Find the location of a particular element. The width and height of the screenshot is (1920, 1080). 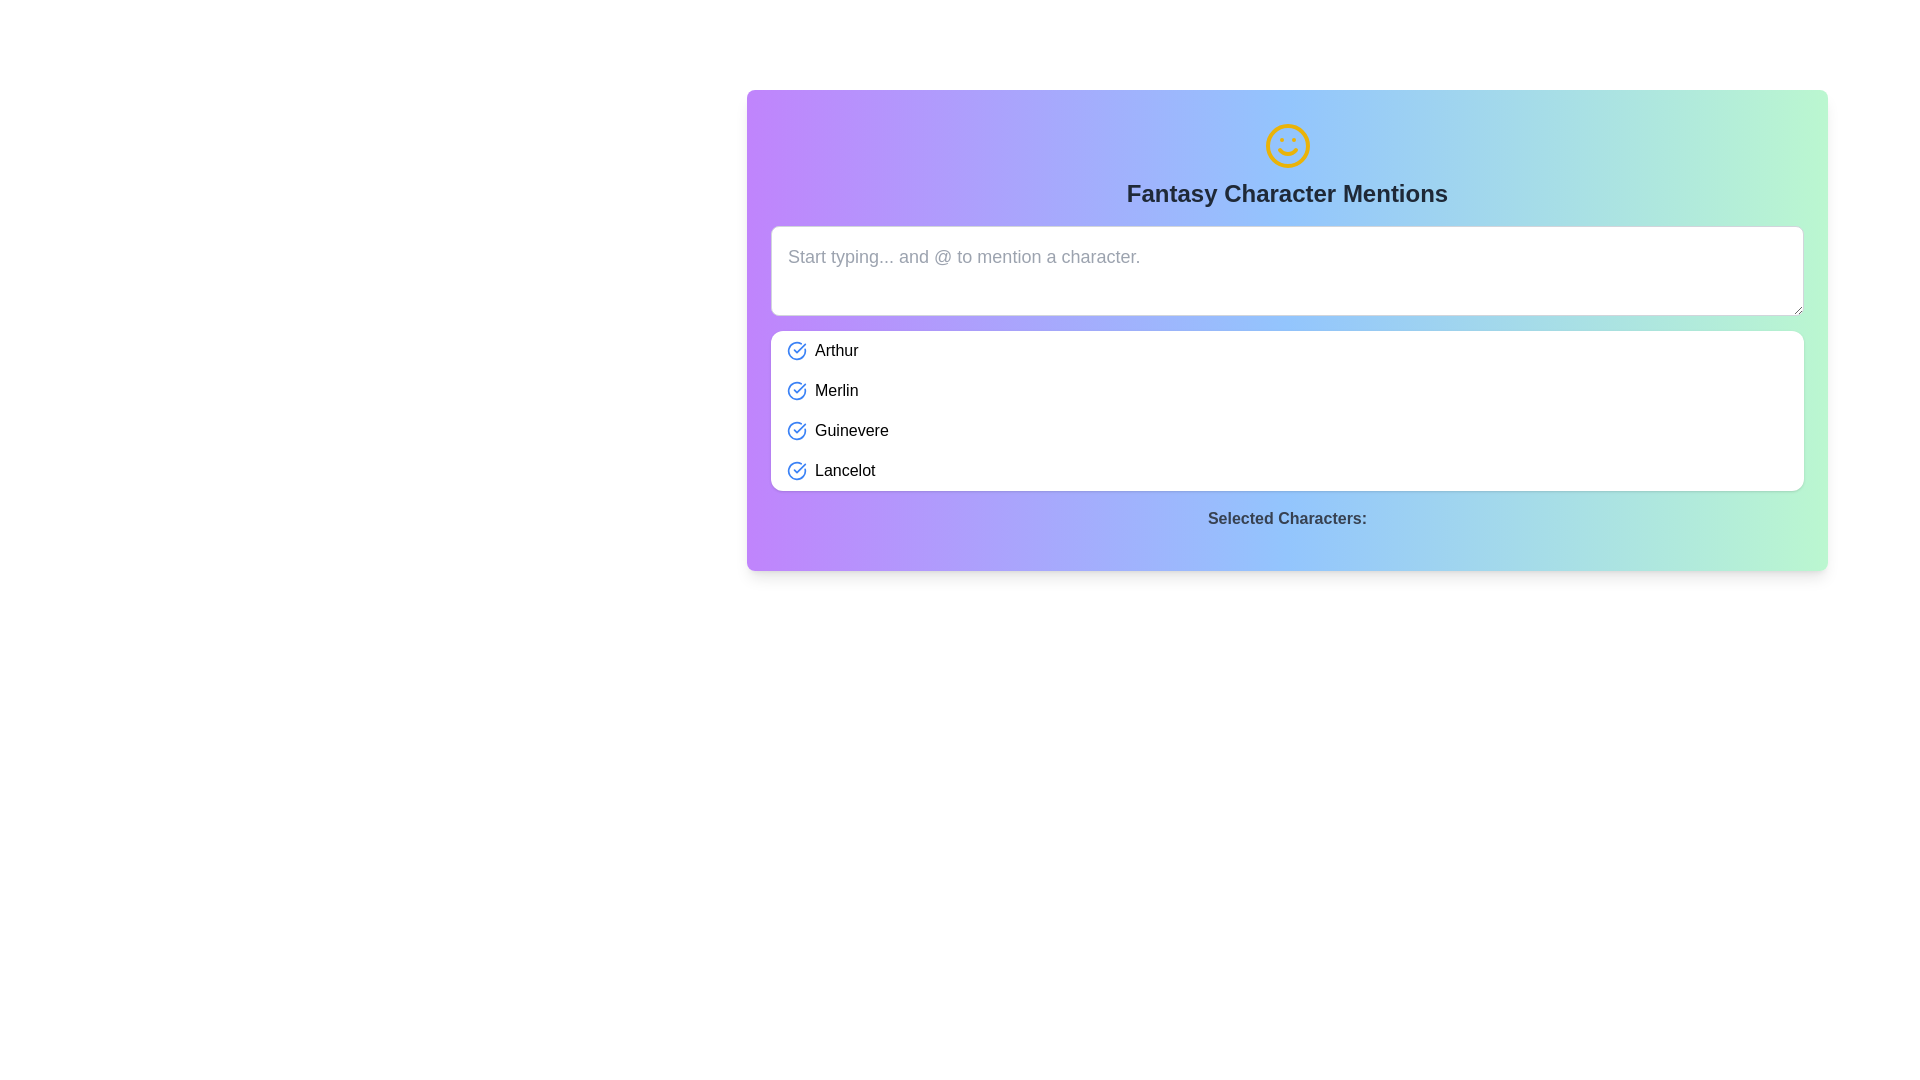

the yellow circular outline element of the smiling face icon located at the top center of the interface, above the title 'Fantasy Character Mentions.' is located at coordinates (1287, 145).